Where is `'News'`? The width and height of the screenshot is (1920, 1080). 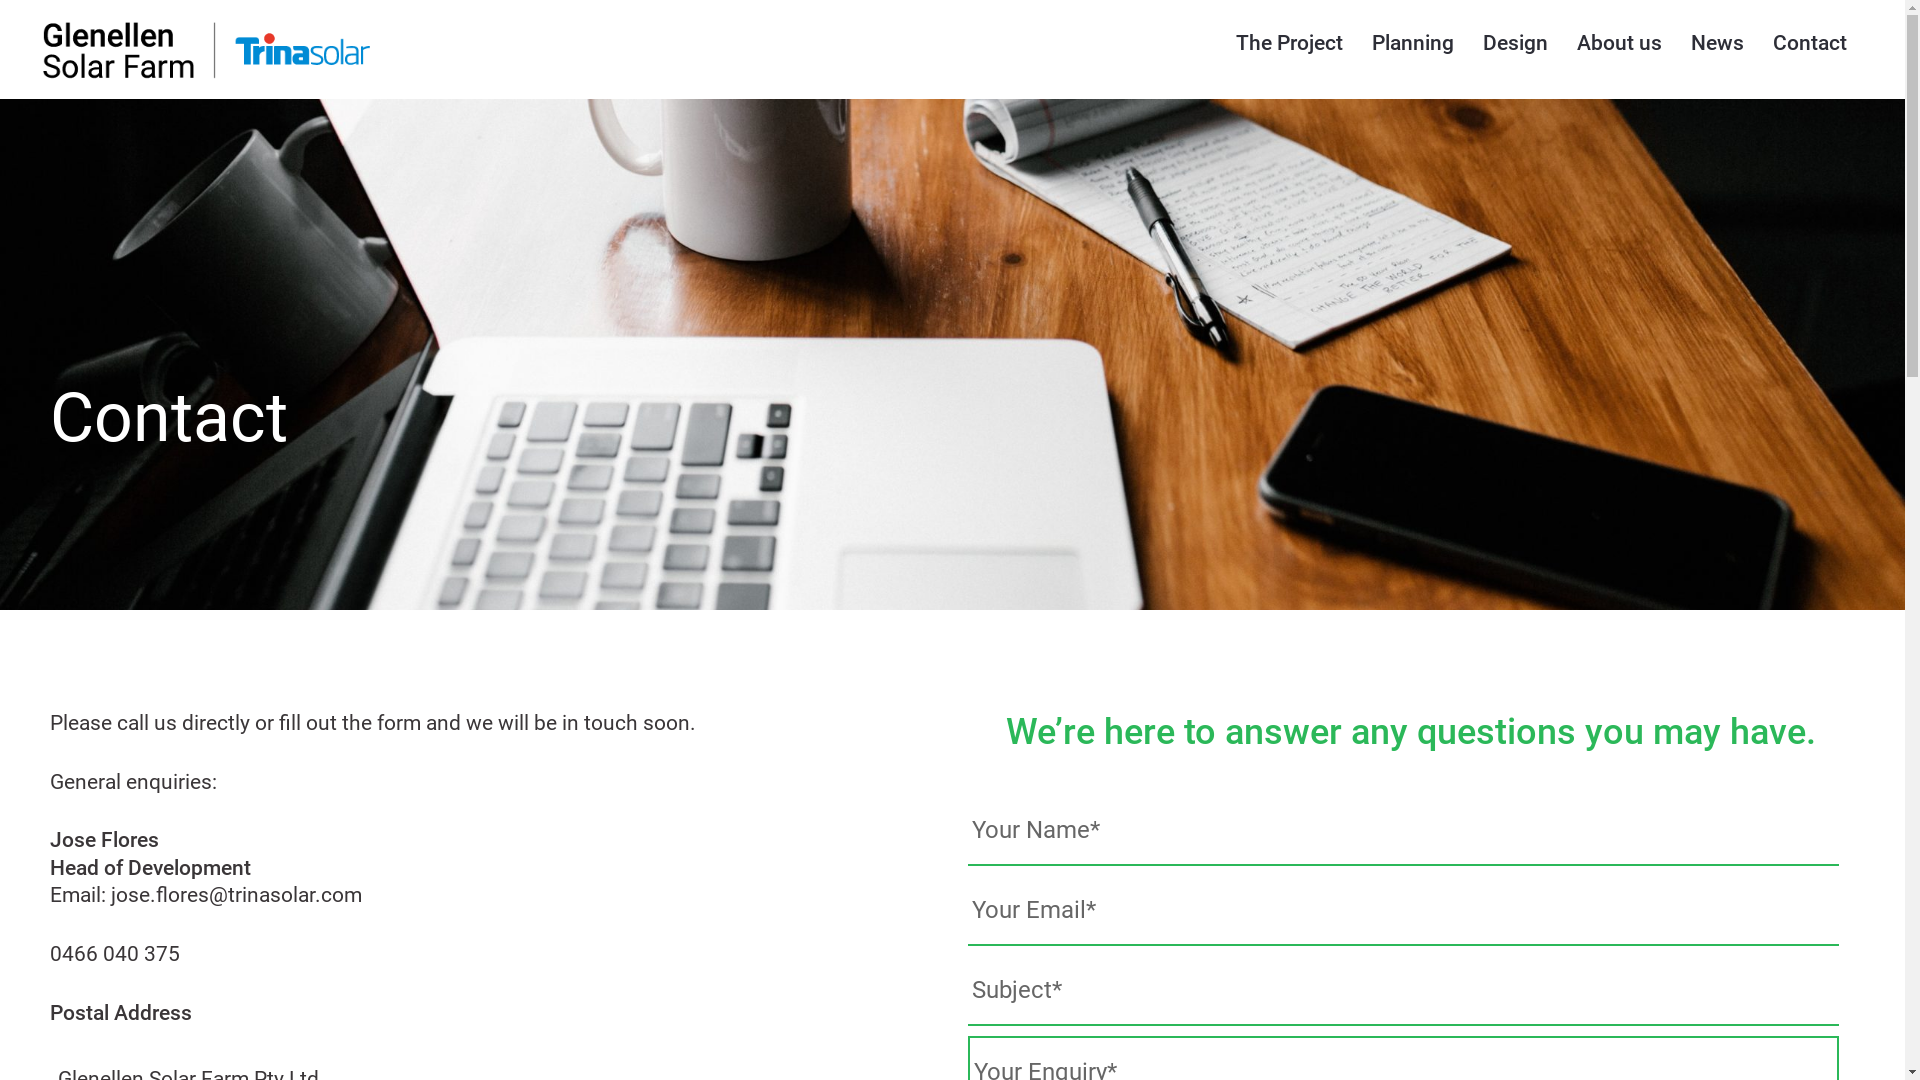
'News' is located at coordinates (1716, 42).